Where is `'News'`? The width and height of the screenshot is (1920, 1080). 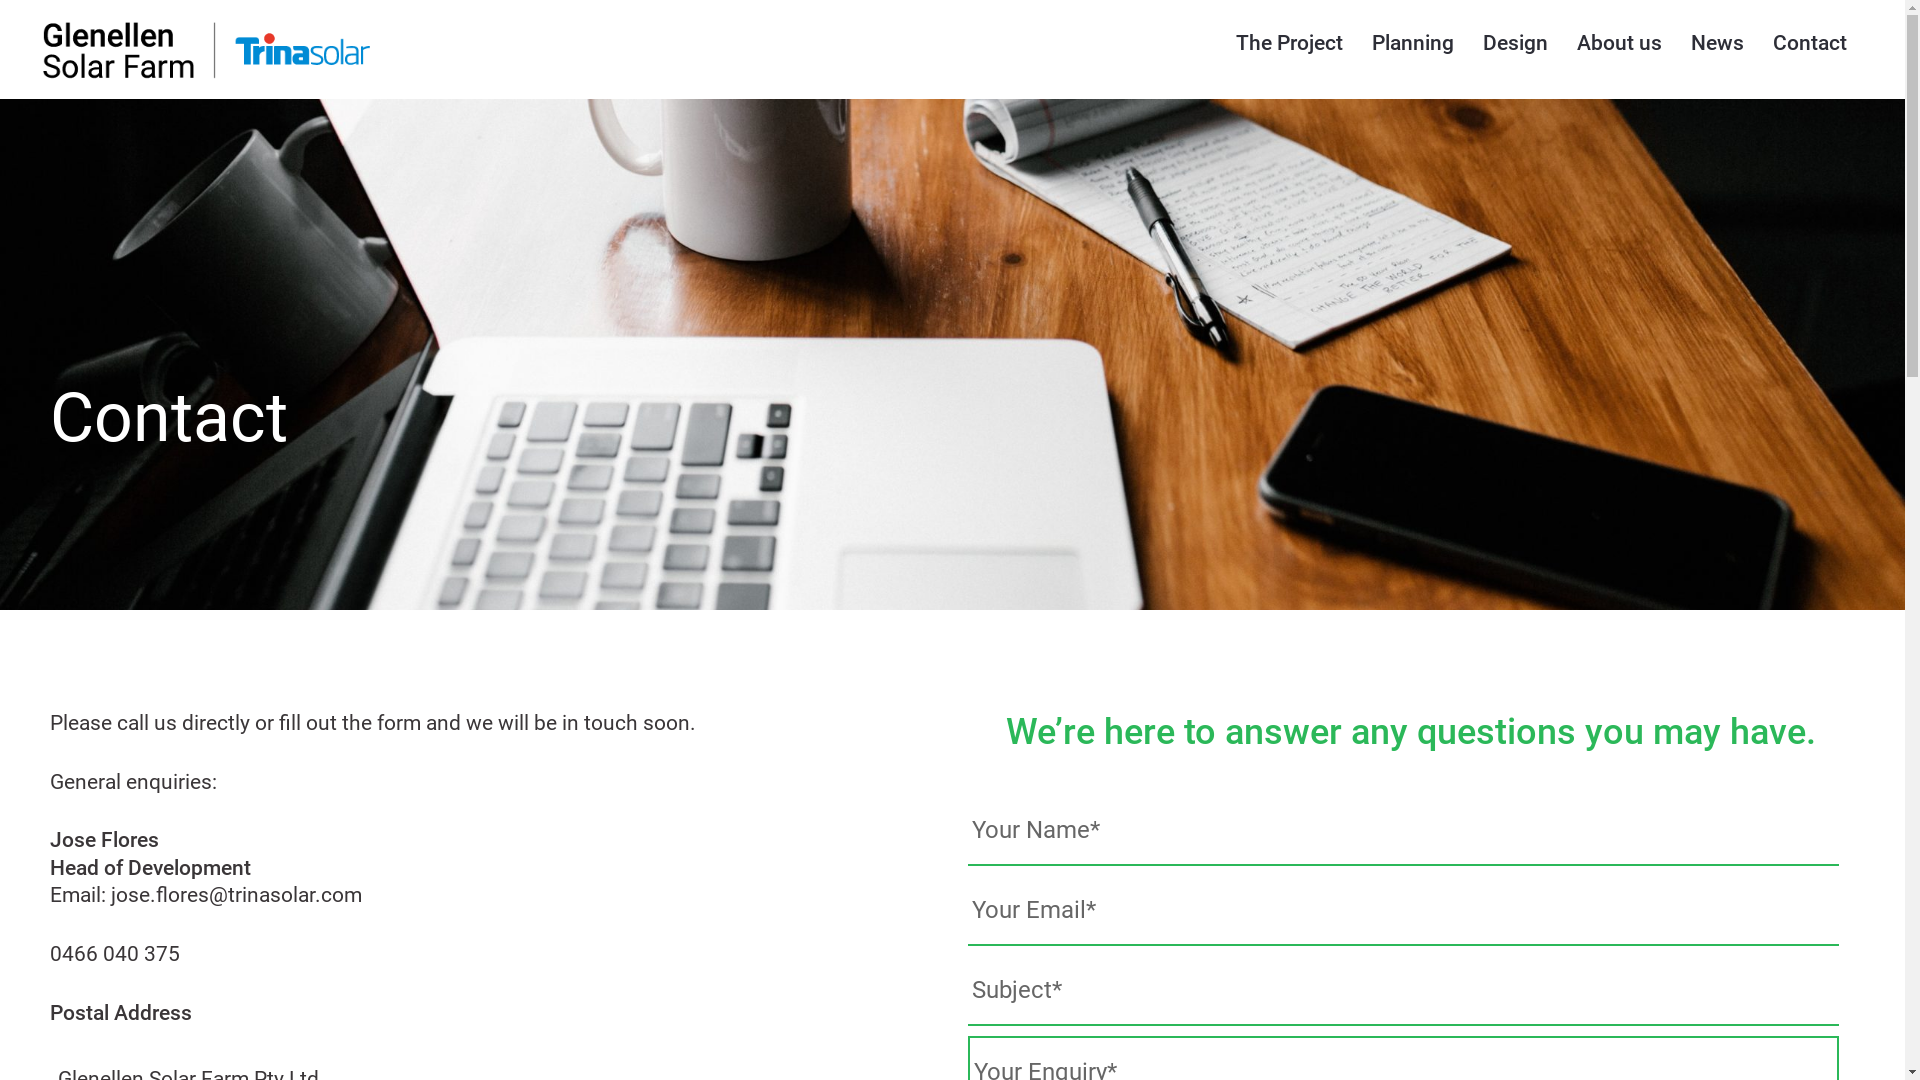
'News' is located at coordinates (1716, 42).